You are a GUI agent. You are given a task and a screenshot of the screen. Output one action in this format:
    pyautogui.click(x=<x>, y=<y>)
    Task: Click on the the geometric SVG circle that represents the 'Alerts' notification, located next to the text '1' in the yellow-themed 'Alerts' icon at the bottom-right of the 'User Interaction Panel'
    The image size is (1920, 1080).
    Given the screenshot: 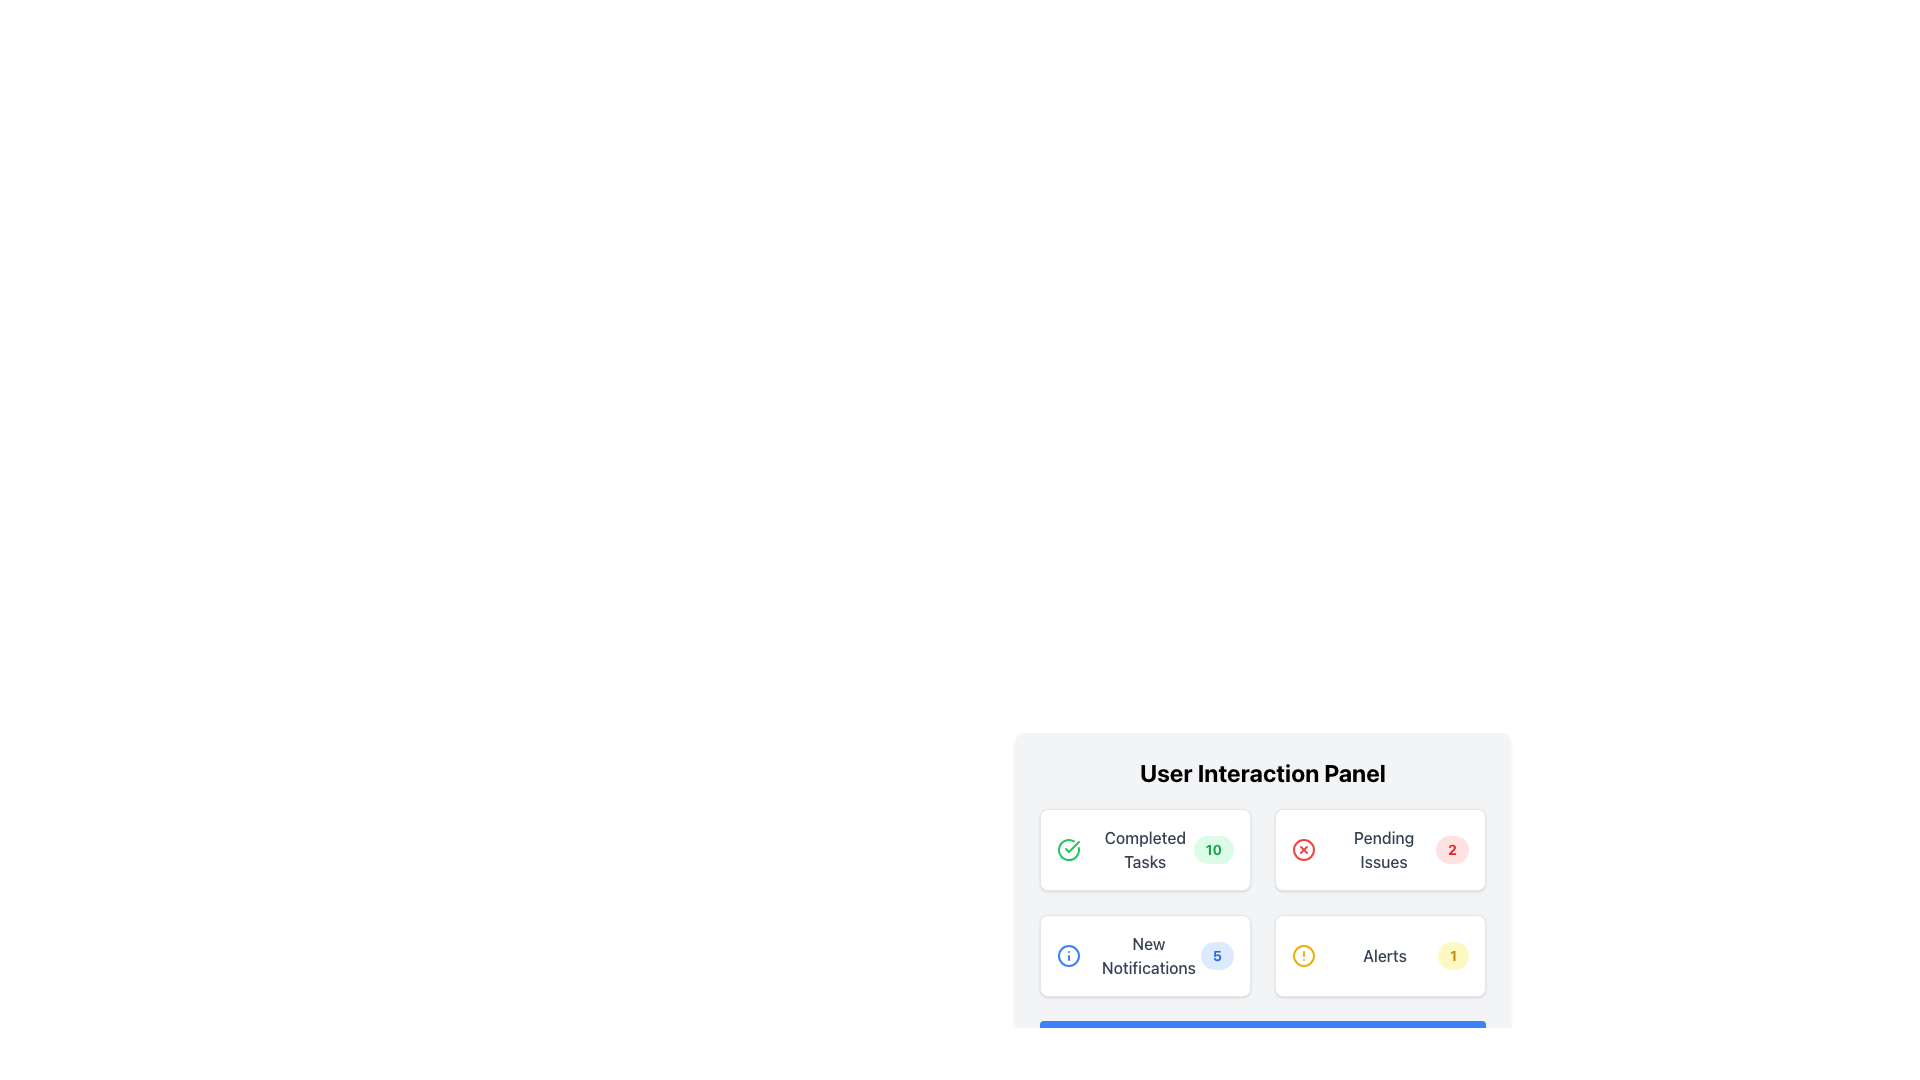 What is the action you would take?
    pyautogui.click(x=1304, y=955)
    